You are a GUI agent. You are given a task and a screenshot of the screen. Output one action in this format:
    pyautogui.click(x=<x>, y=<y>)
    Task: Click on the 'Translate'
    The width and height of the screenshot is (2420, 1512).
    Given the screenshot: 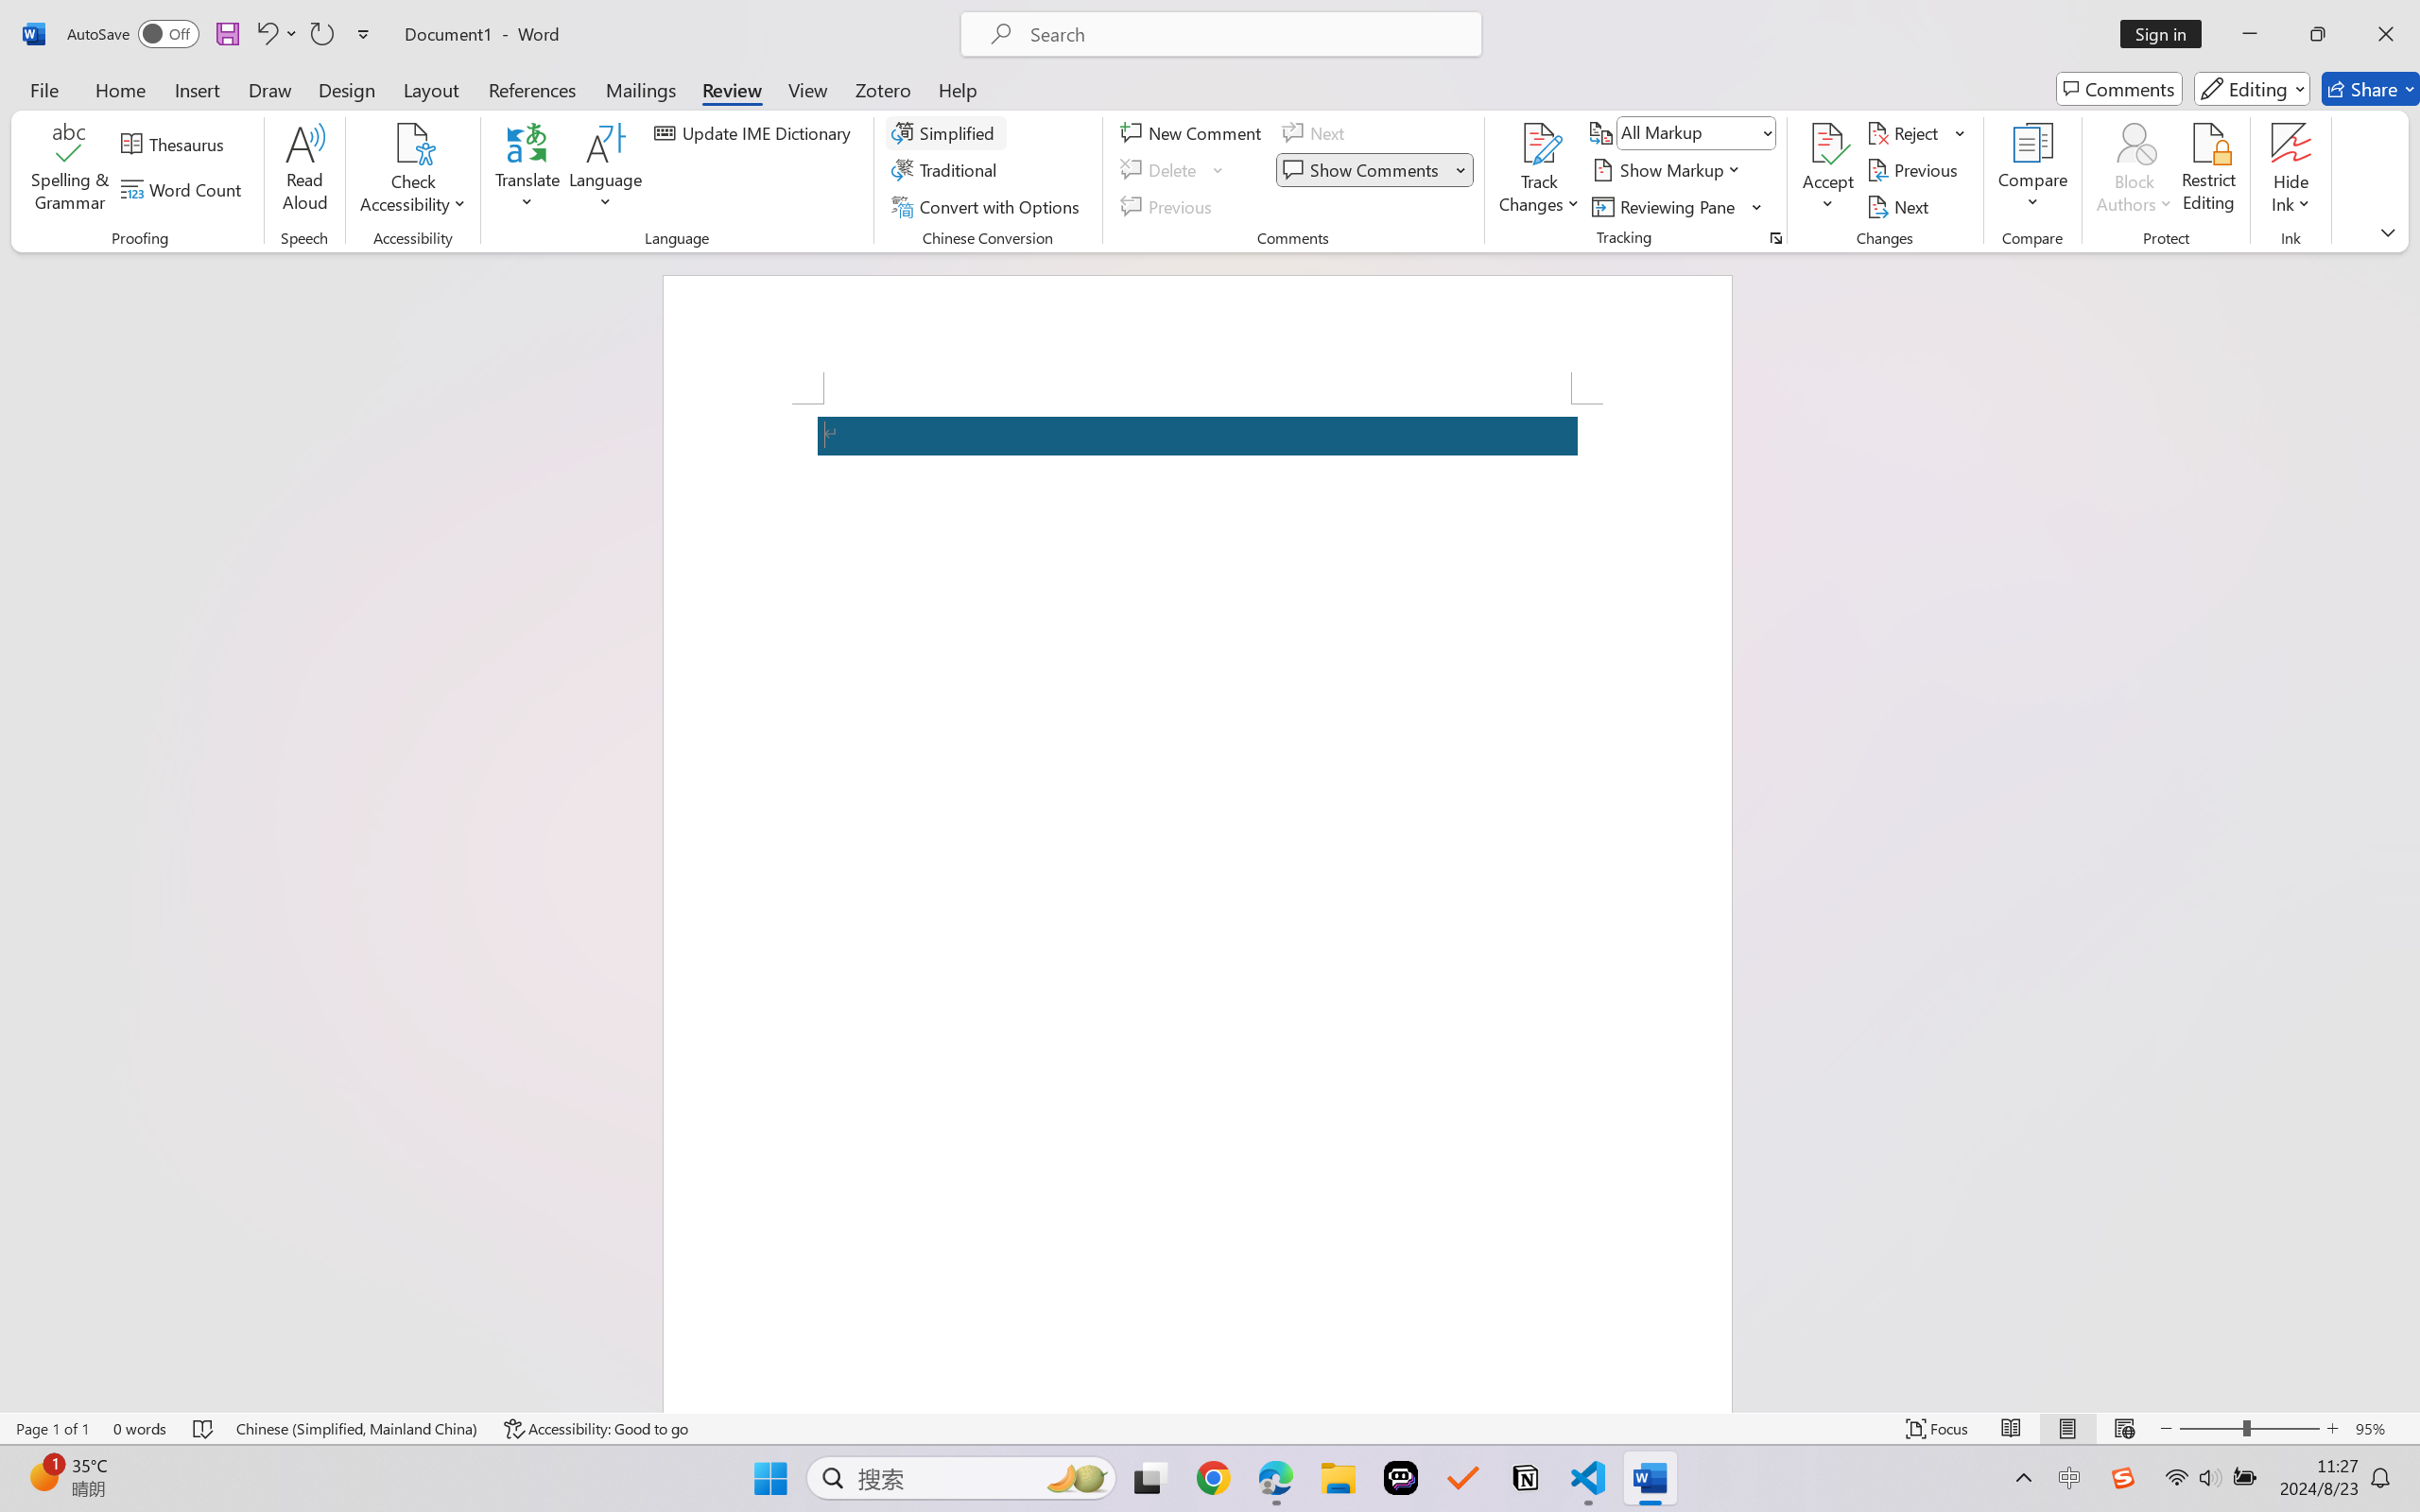 What is the action you would take?
    pyautogui.click(x=527, y=170)
    